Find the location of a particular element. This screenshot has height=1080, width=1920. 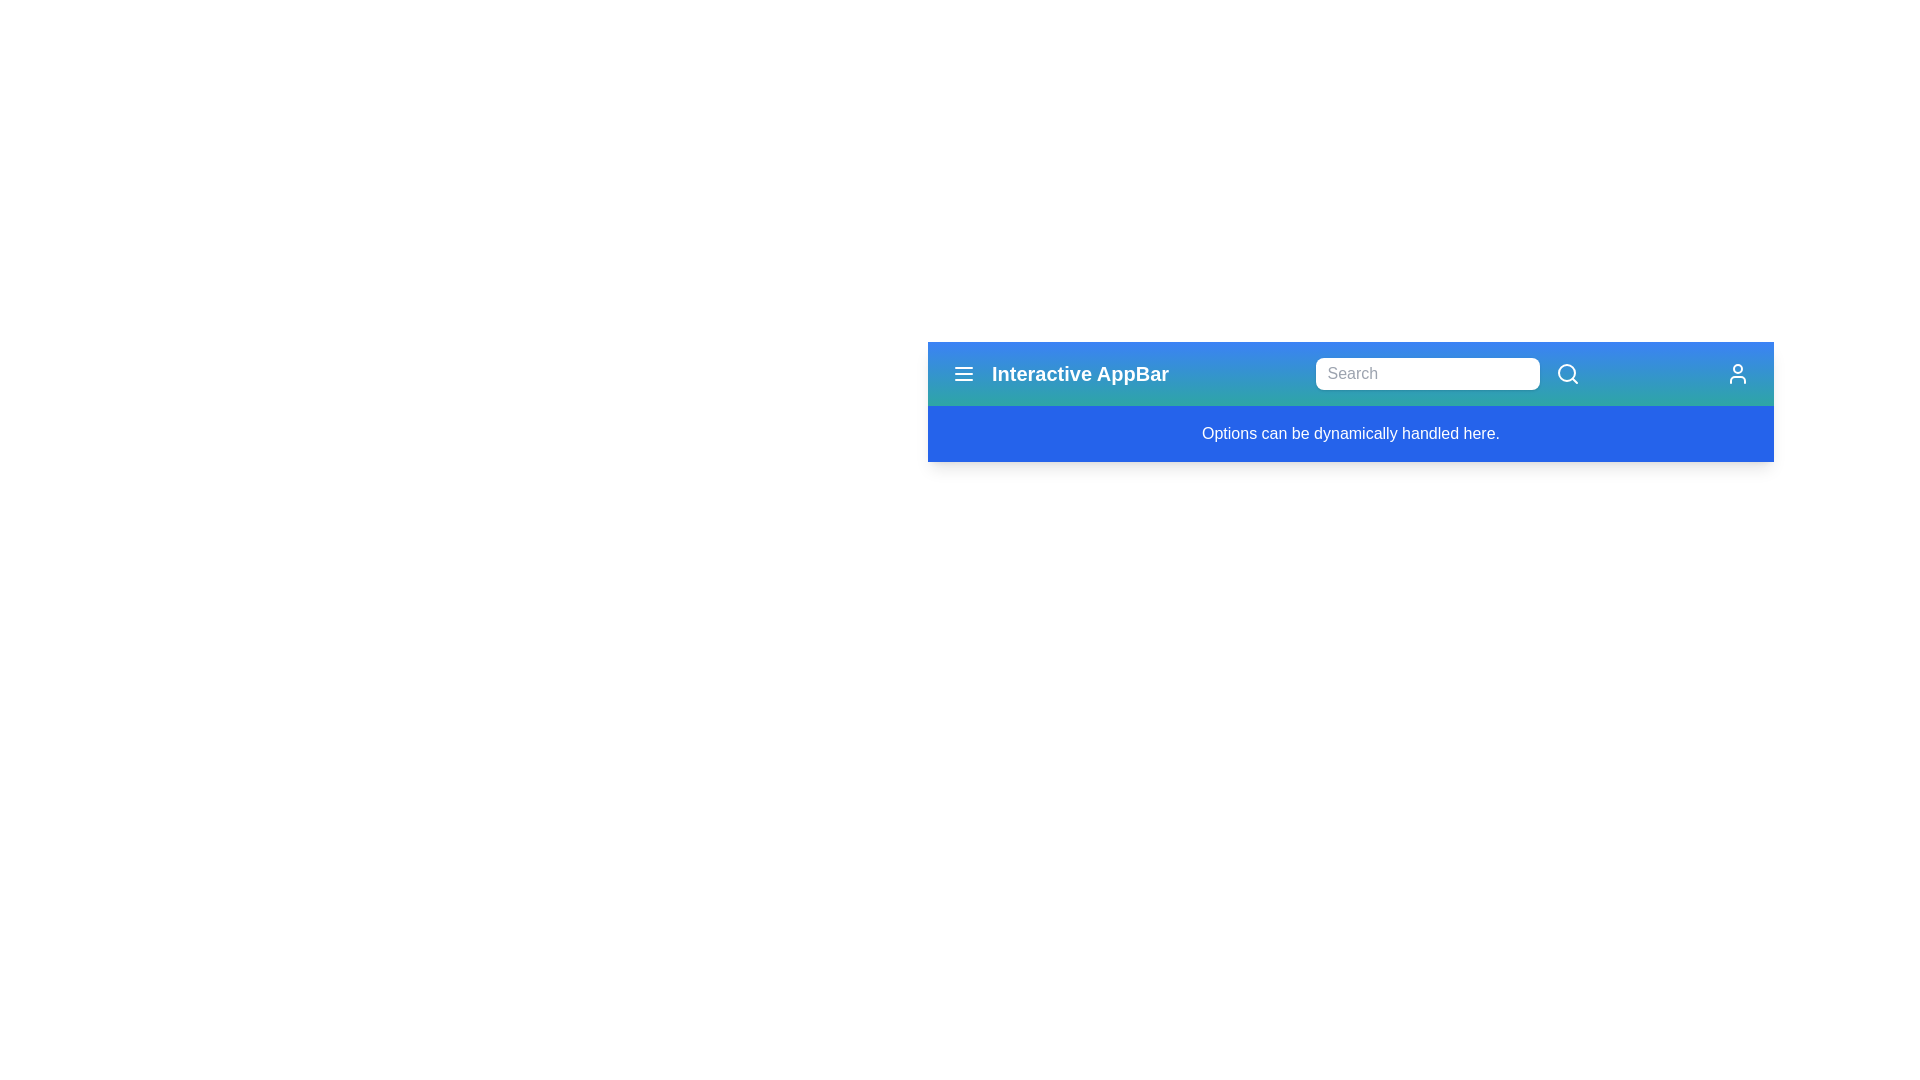

the user icon to access user options is located at coordinates (1736, 374).